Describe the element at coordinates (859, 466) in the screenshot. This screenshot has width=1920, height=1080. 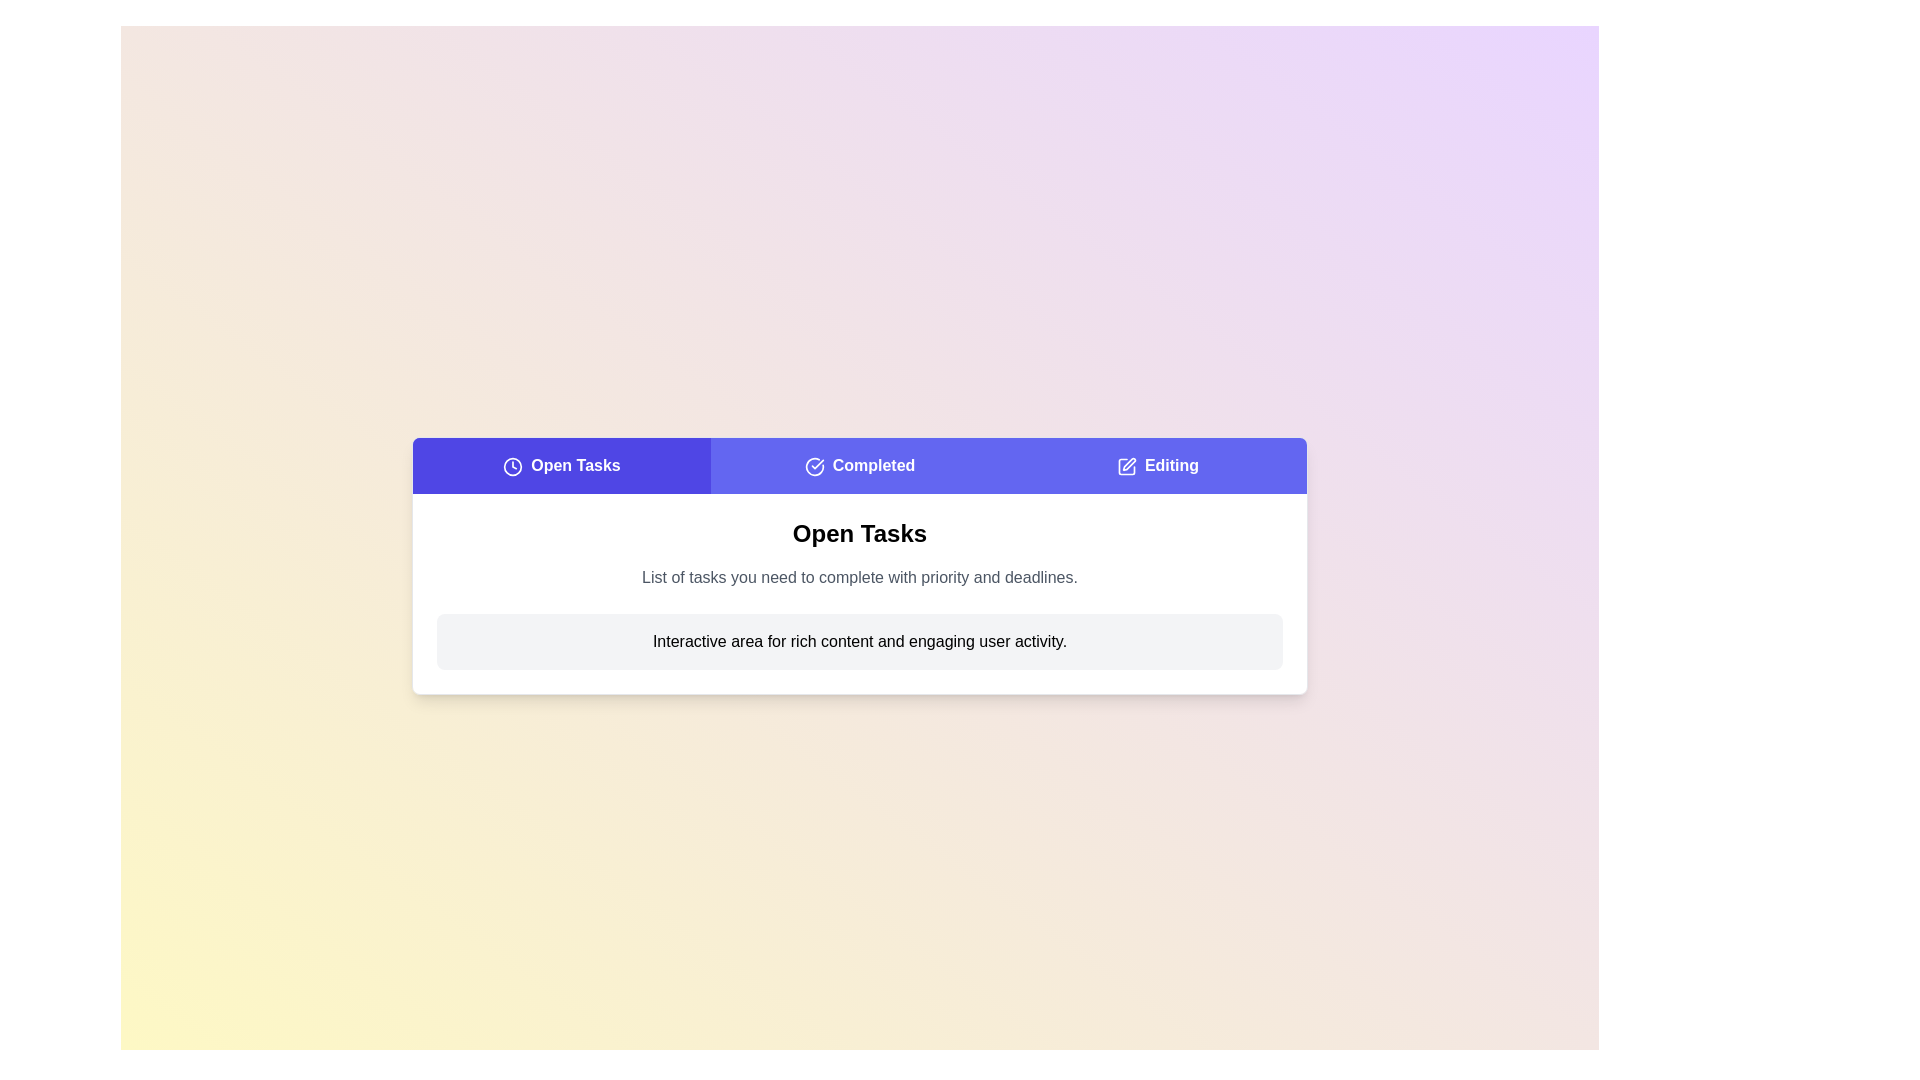
I see `the tab labeled Completed` at that location.